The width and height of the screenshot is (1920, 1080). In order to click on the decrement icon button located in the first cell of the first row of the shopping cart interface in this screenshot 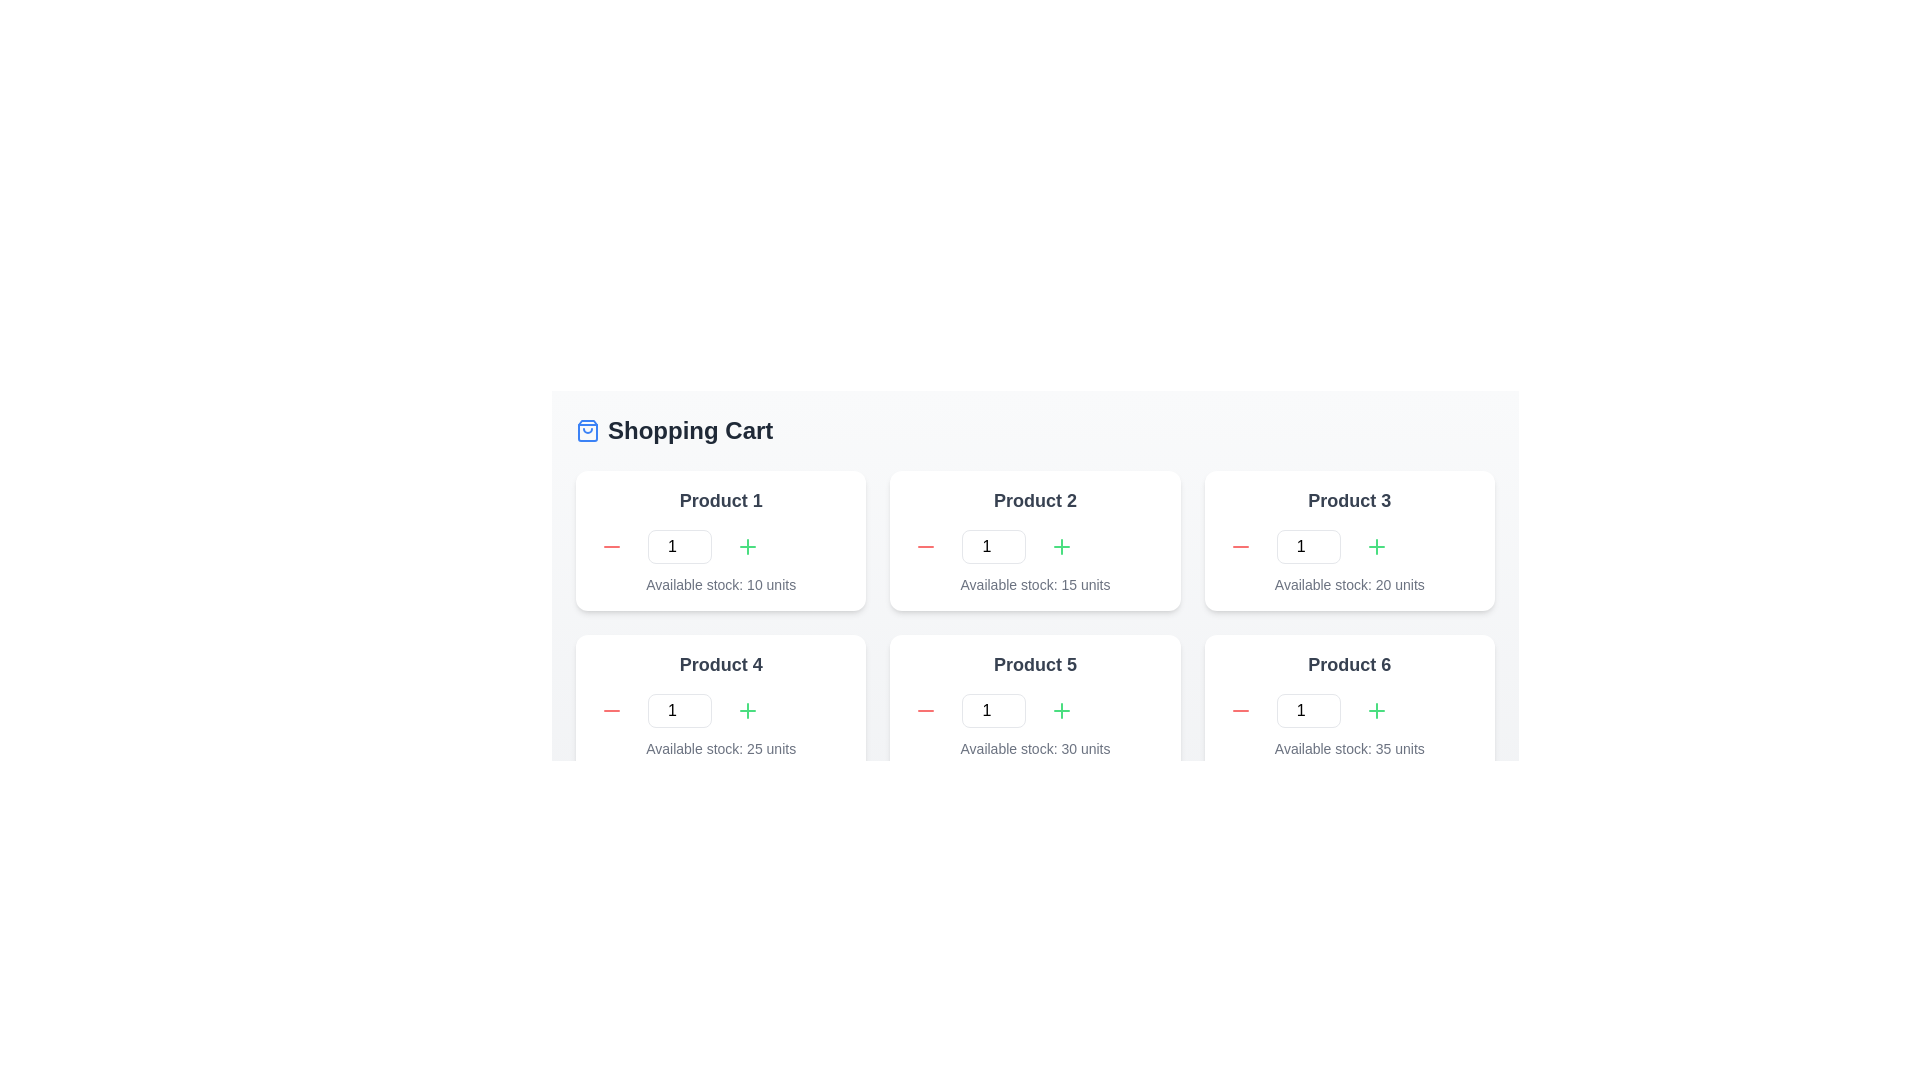, I will do `click(610, 547)`.